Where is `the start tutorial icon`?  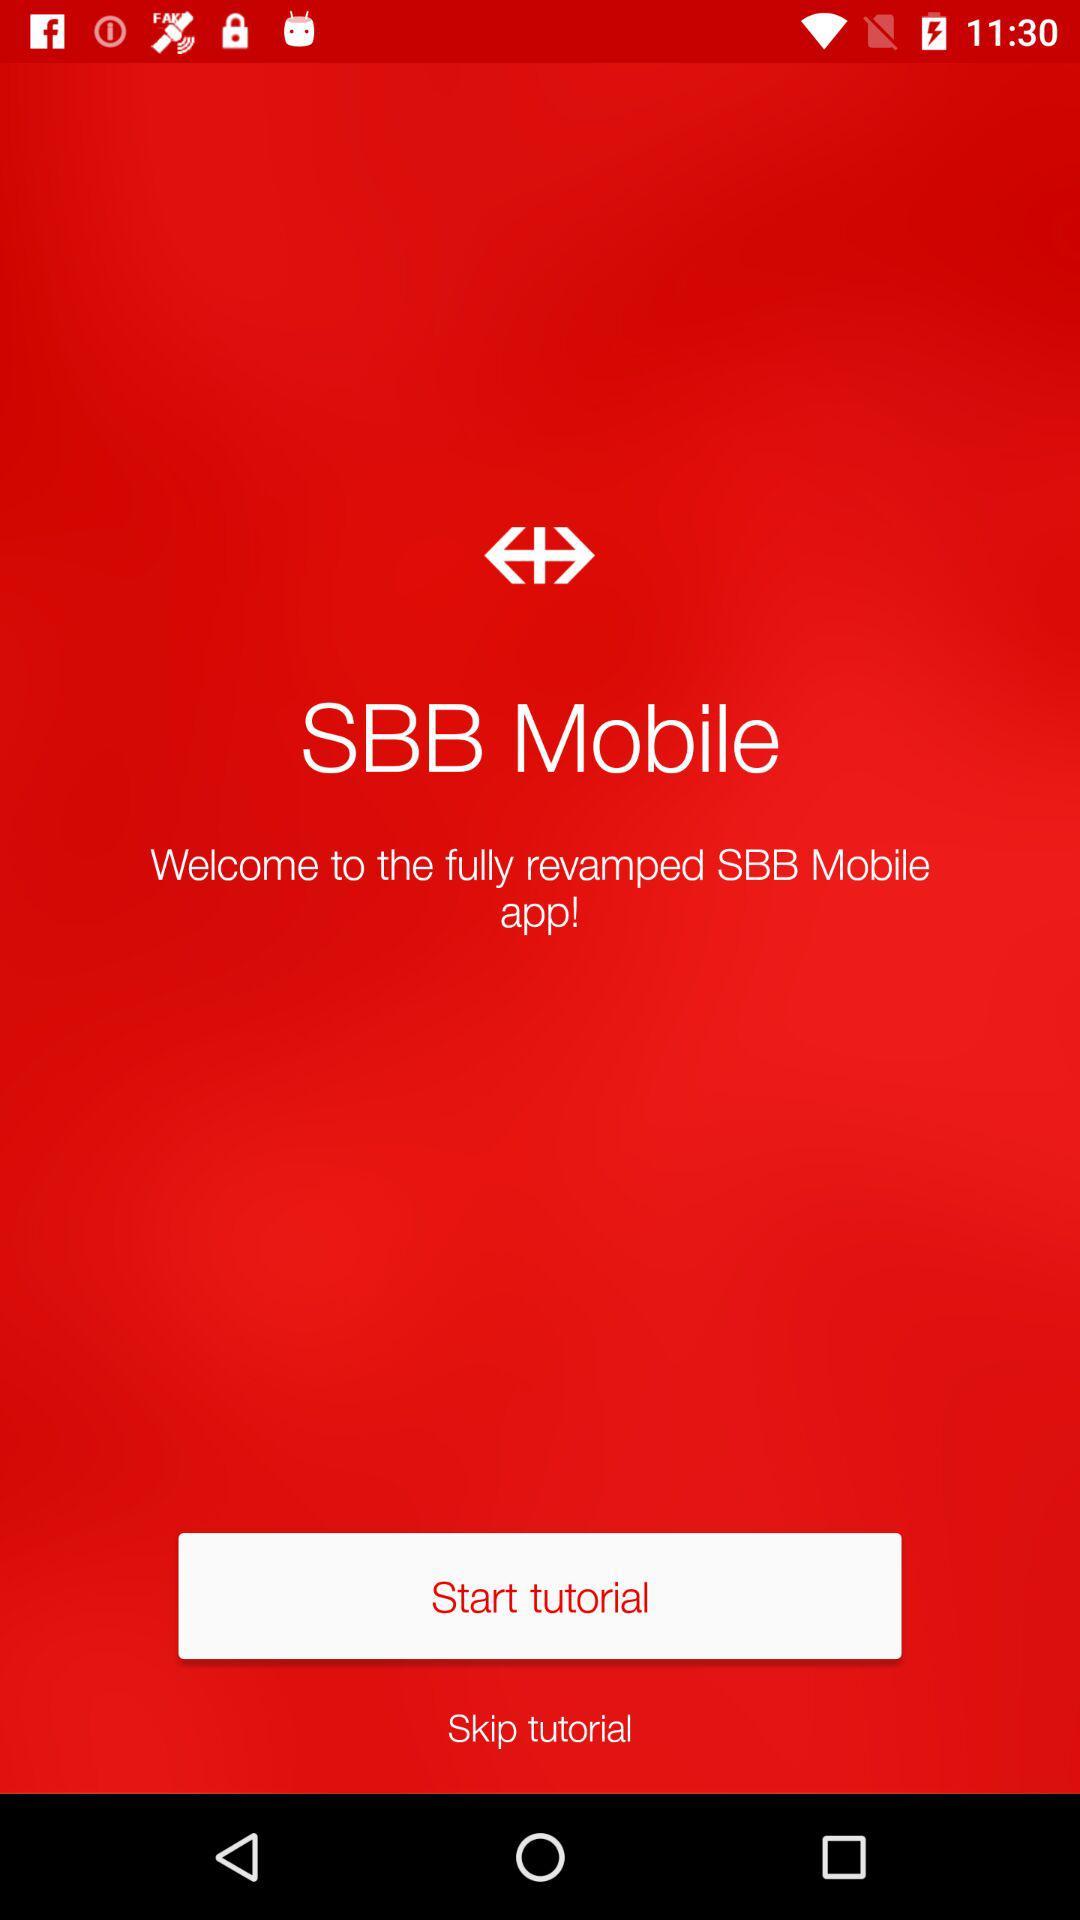 the start tutorial icon is located at coordinates (540, 1594).